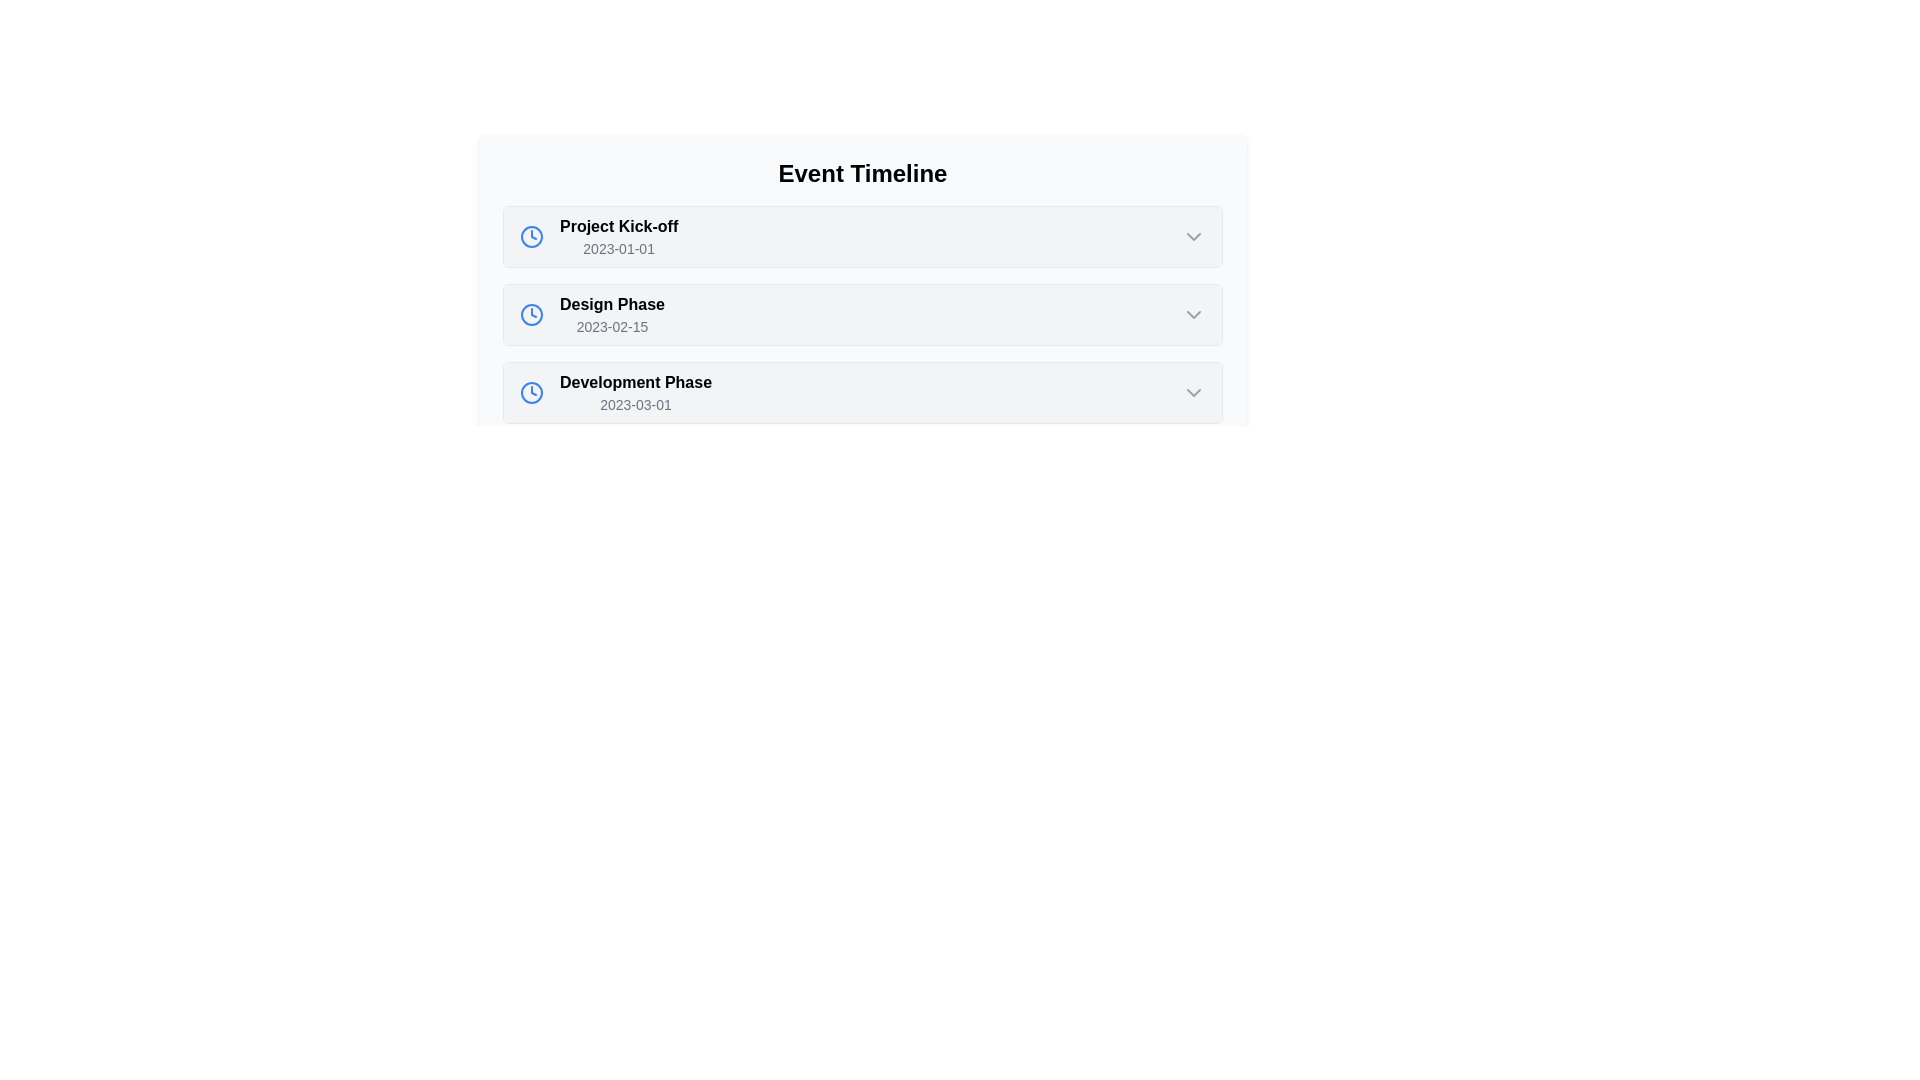 The height and width of the screenshot is (1080, 1920). Describe the element at coordinates (591, 315) in the screenshot. I see `the timeline entry for the 'Design Phase' event` at that location.